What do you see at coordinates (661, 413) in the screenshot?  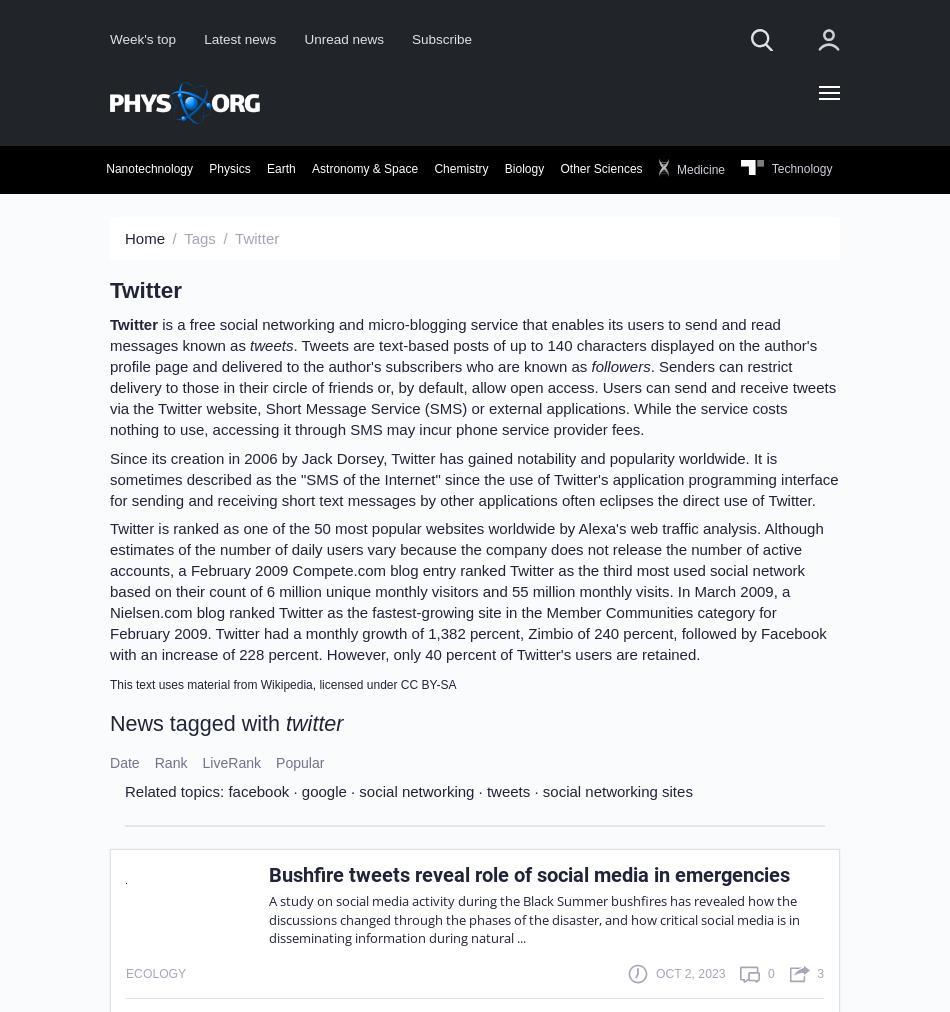 I see `'Sign up'` at bounding box center [661, 413].